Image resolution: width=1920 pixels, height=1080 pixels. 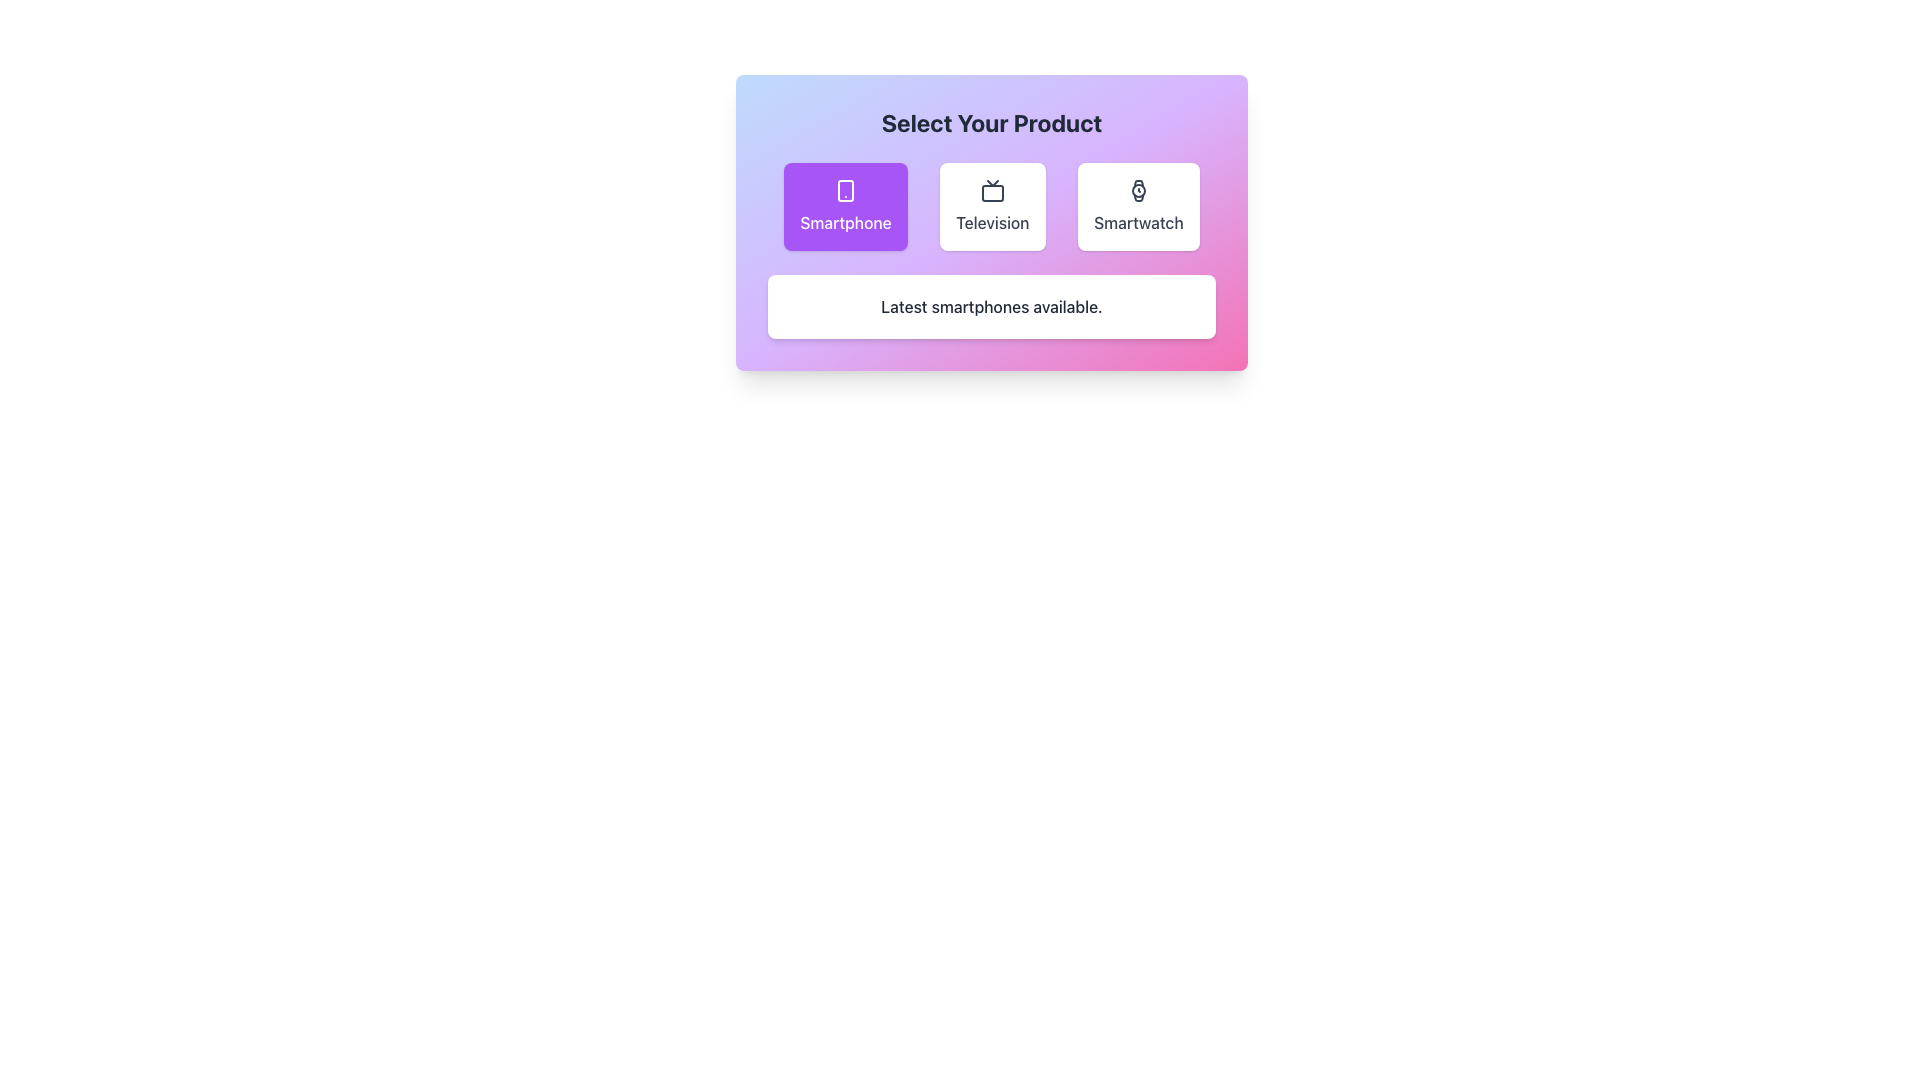 I want to click on the graphical decoration inside the television icon, which is a small rectangular shape with rounded corners, positioned between the Smartphone and Smartwatch options, so click(x=992, y=193).